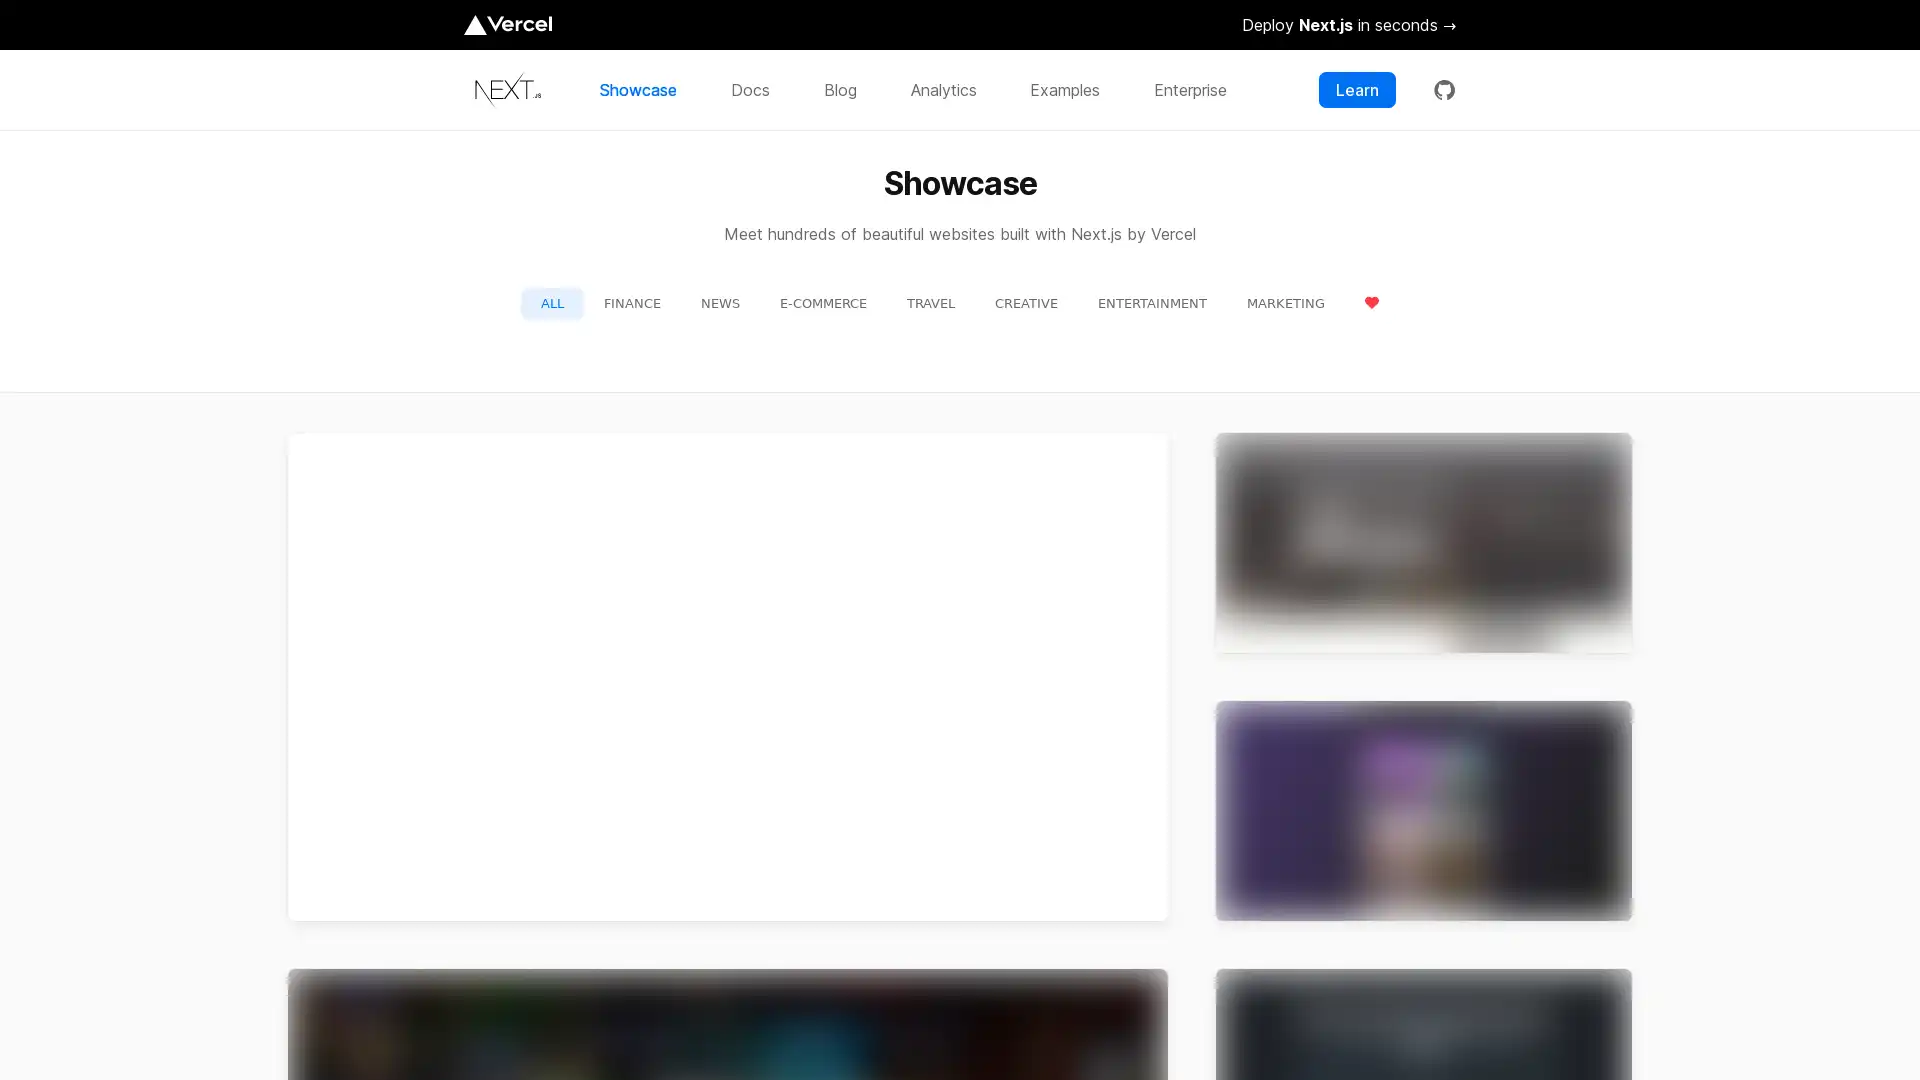 Image resolution: width=1920 pixels, height=1080 pixels. What do you see at coordinates (823, 303) in the screenshot?
I see `E-COMMERCE` at bounding box center [823, 303].